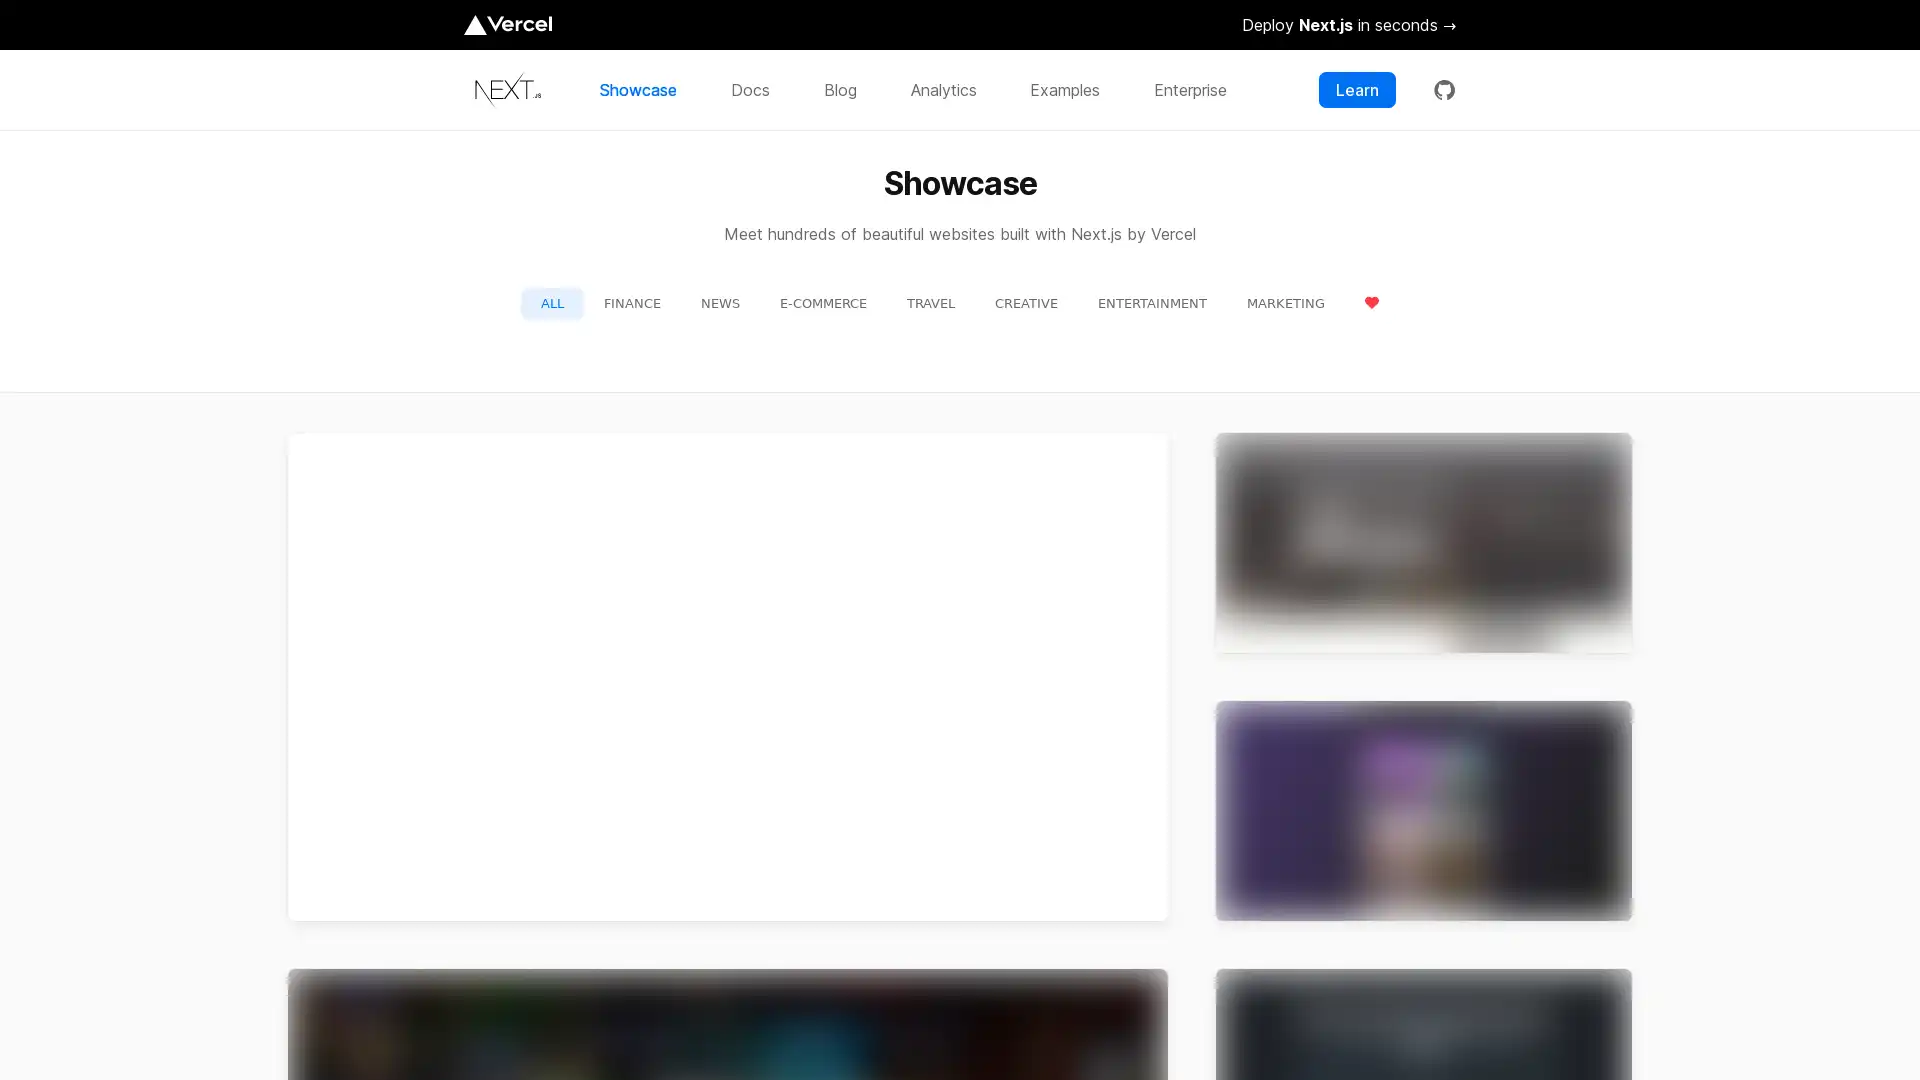 Image resolution: width=1920 pixels, height=1080 pixels. What do you see at coordinates (823, 303) in the screenshot?
I see `E-COMMERCE` at bounding box center [823, 303].